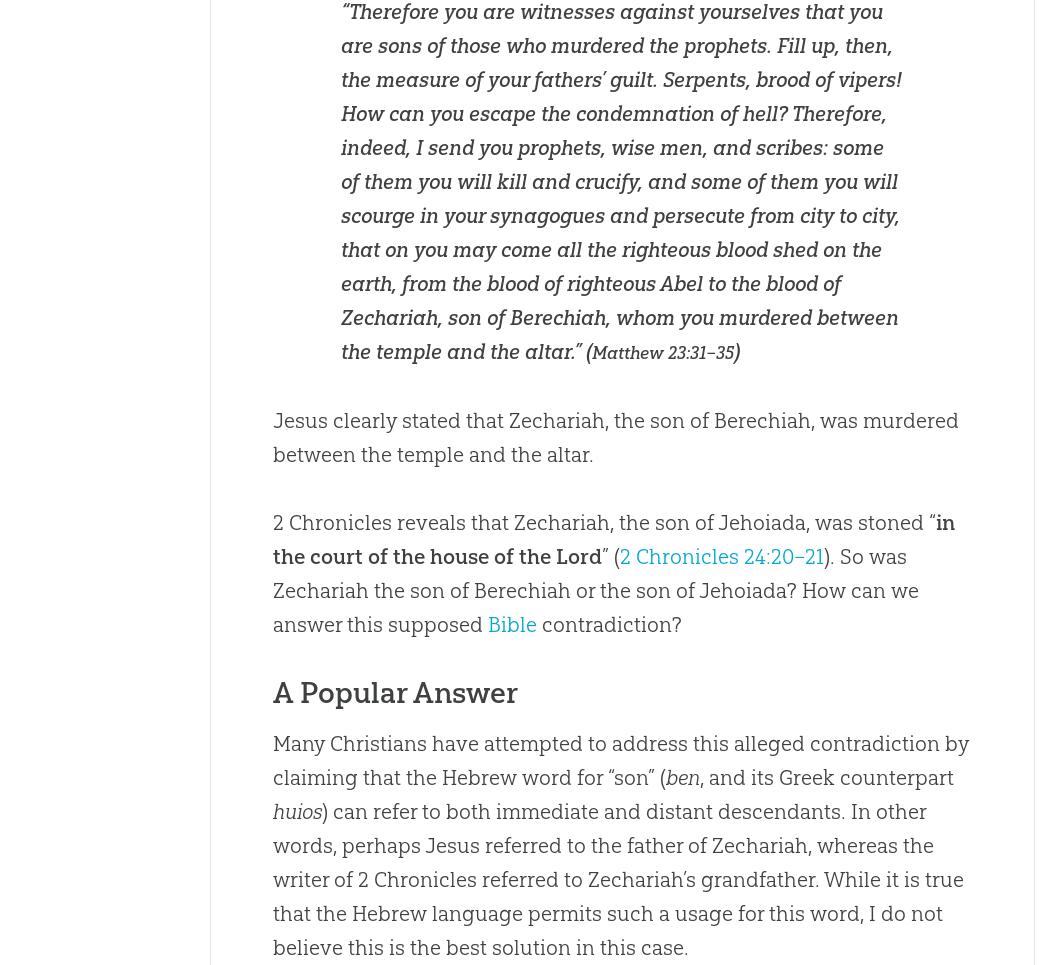  What do you see at coordinates (597, 827) in the screenshot?
I see `') can refer to both immediate and distant descendants. In other words, perhaps'` at bounding box center [597, 827].